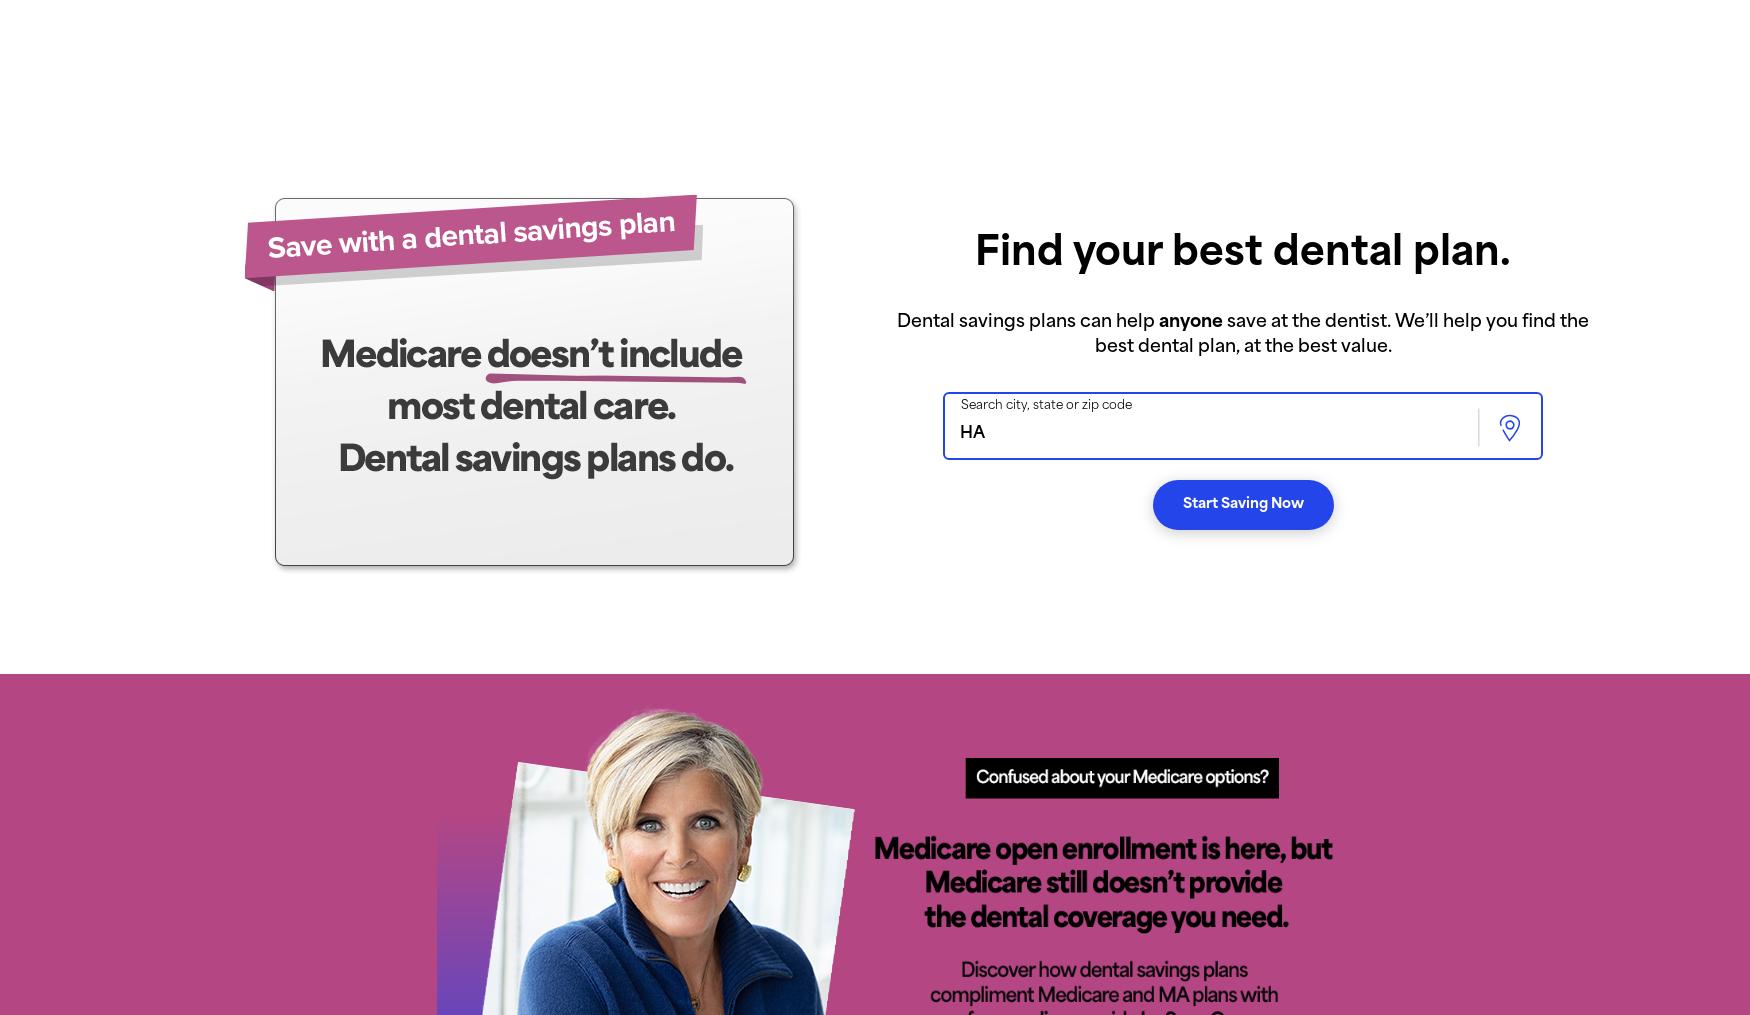 This screenshot has width=1750, height=1015. I want to click on 'Search for a plan near you.', so click(574, 767).